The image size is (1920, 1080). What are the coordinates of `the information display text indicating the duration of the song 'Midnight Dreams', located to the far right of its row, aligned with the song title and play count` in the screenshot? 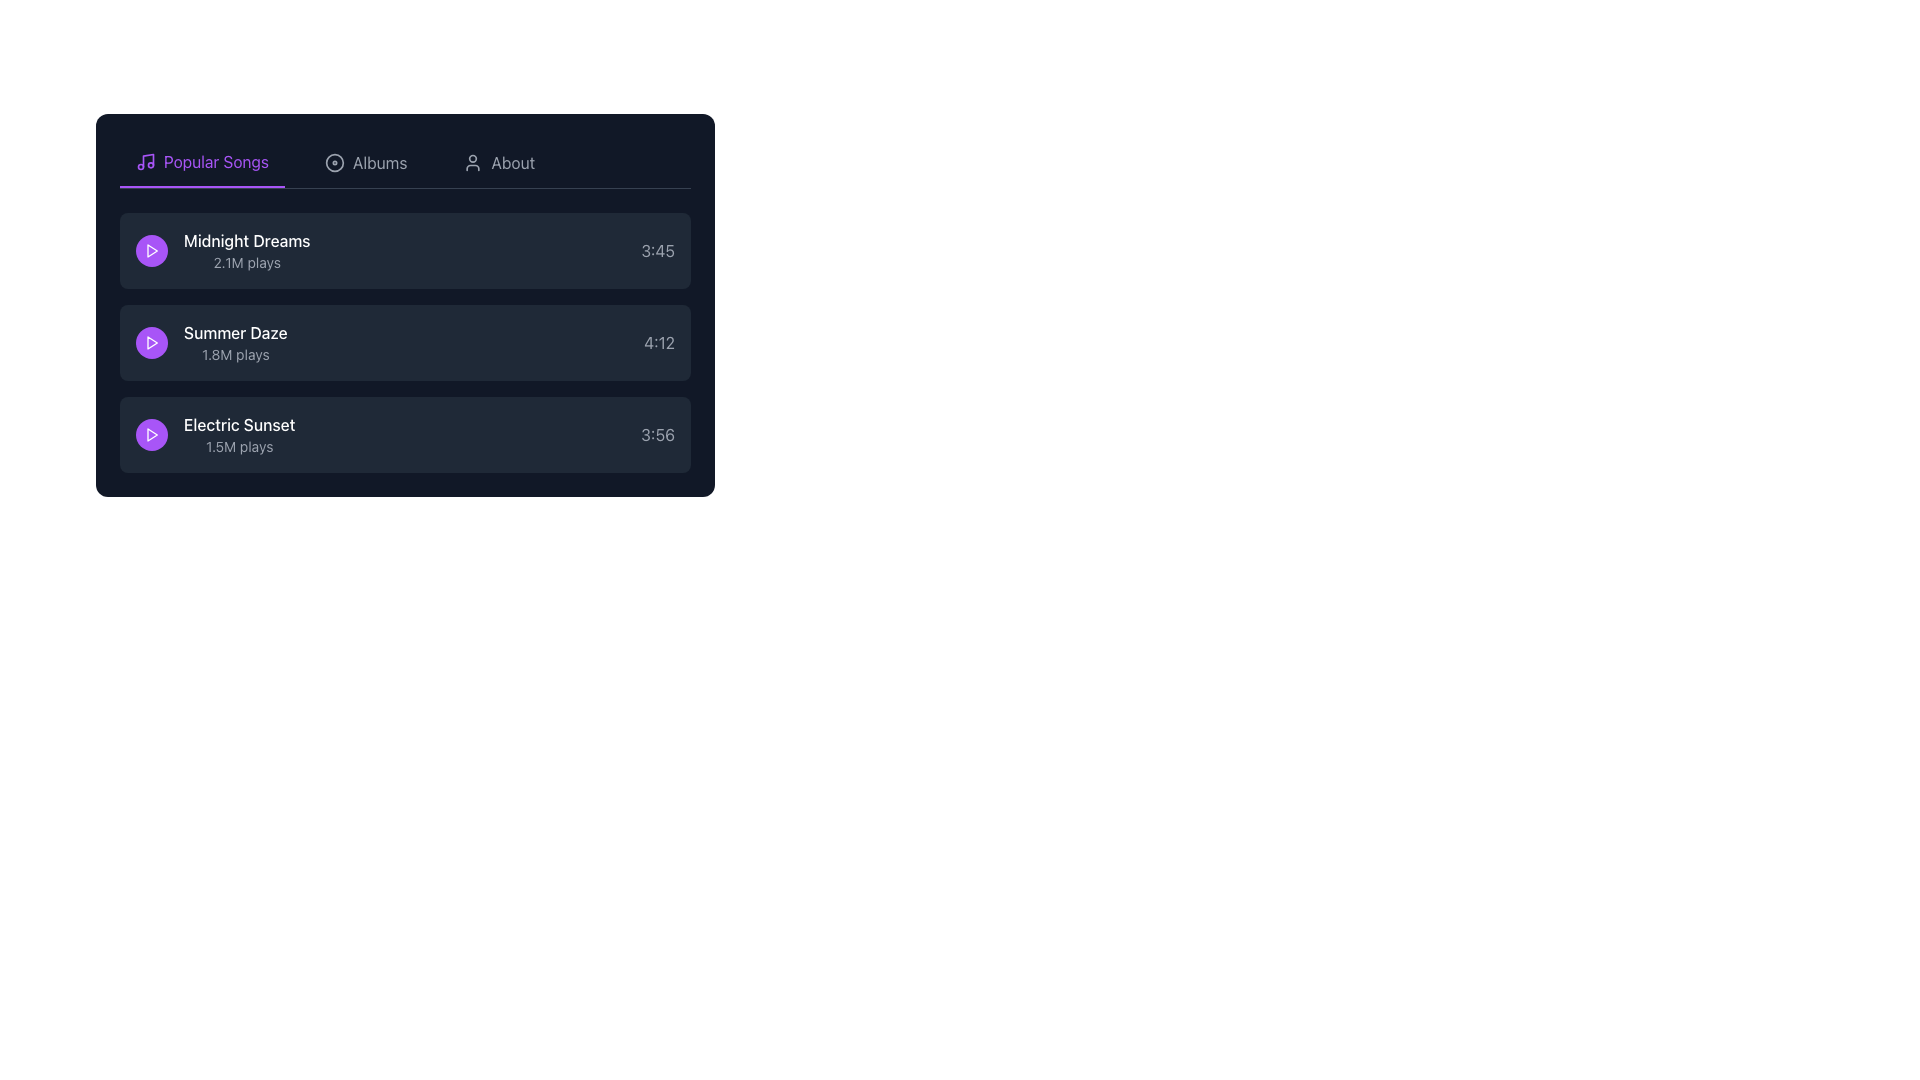 It's located at (658, 249).